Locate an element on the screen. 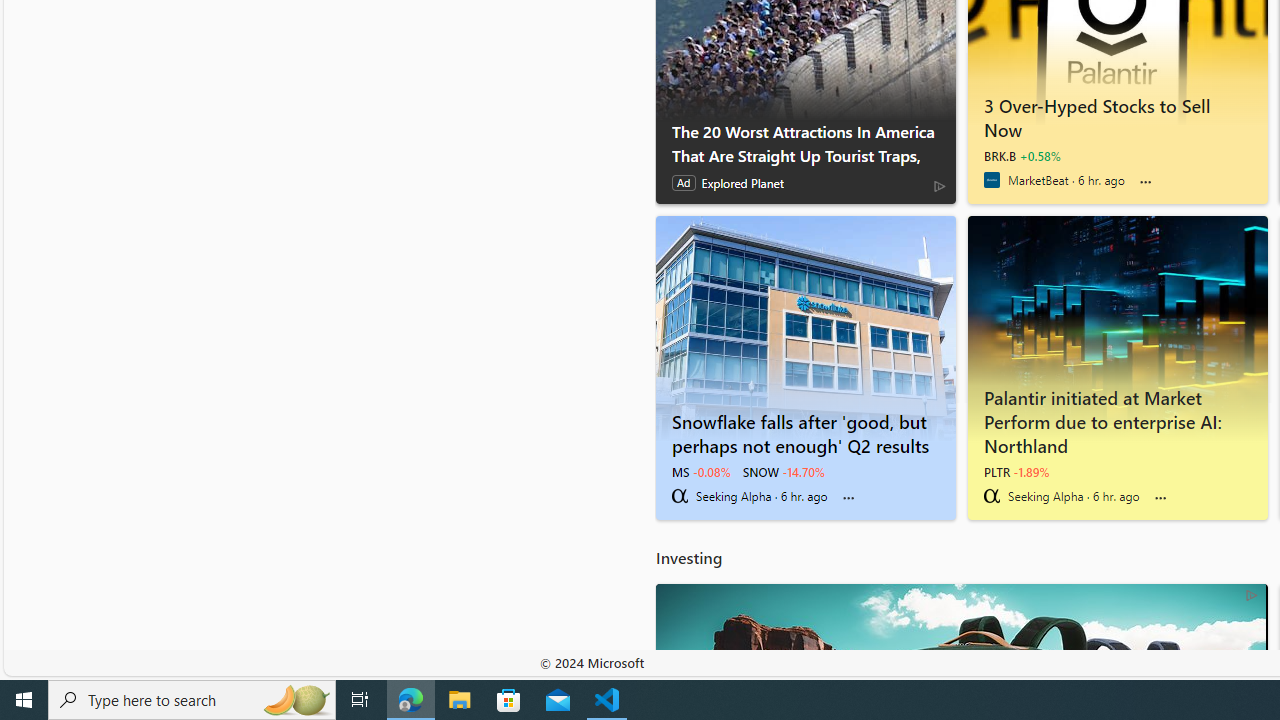 This screenshot has width=1280, height=720. '3 Over-Hyped Stocks to Sell Now - MarketBeat' is located at coordinates (1116, 114).